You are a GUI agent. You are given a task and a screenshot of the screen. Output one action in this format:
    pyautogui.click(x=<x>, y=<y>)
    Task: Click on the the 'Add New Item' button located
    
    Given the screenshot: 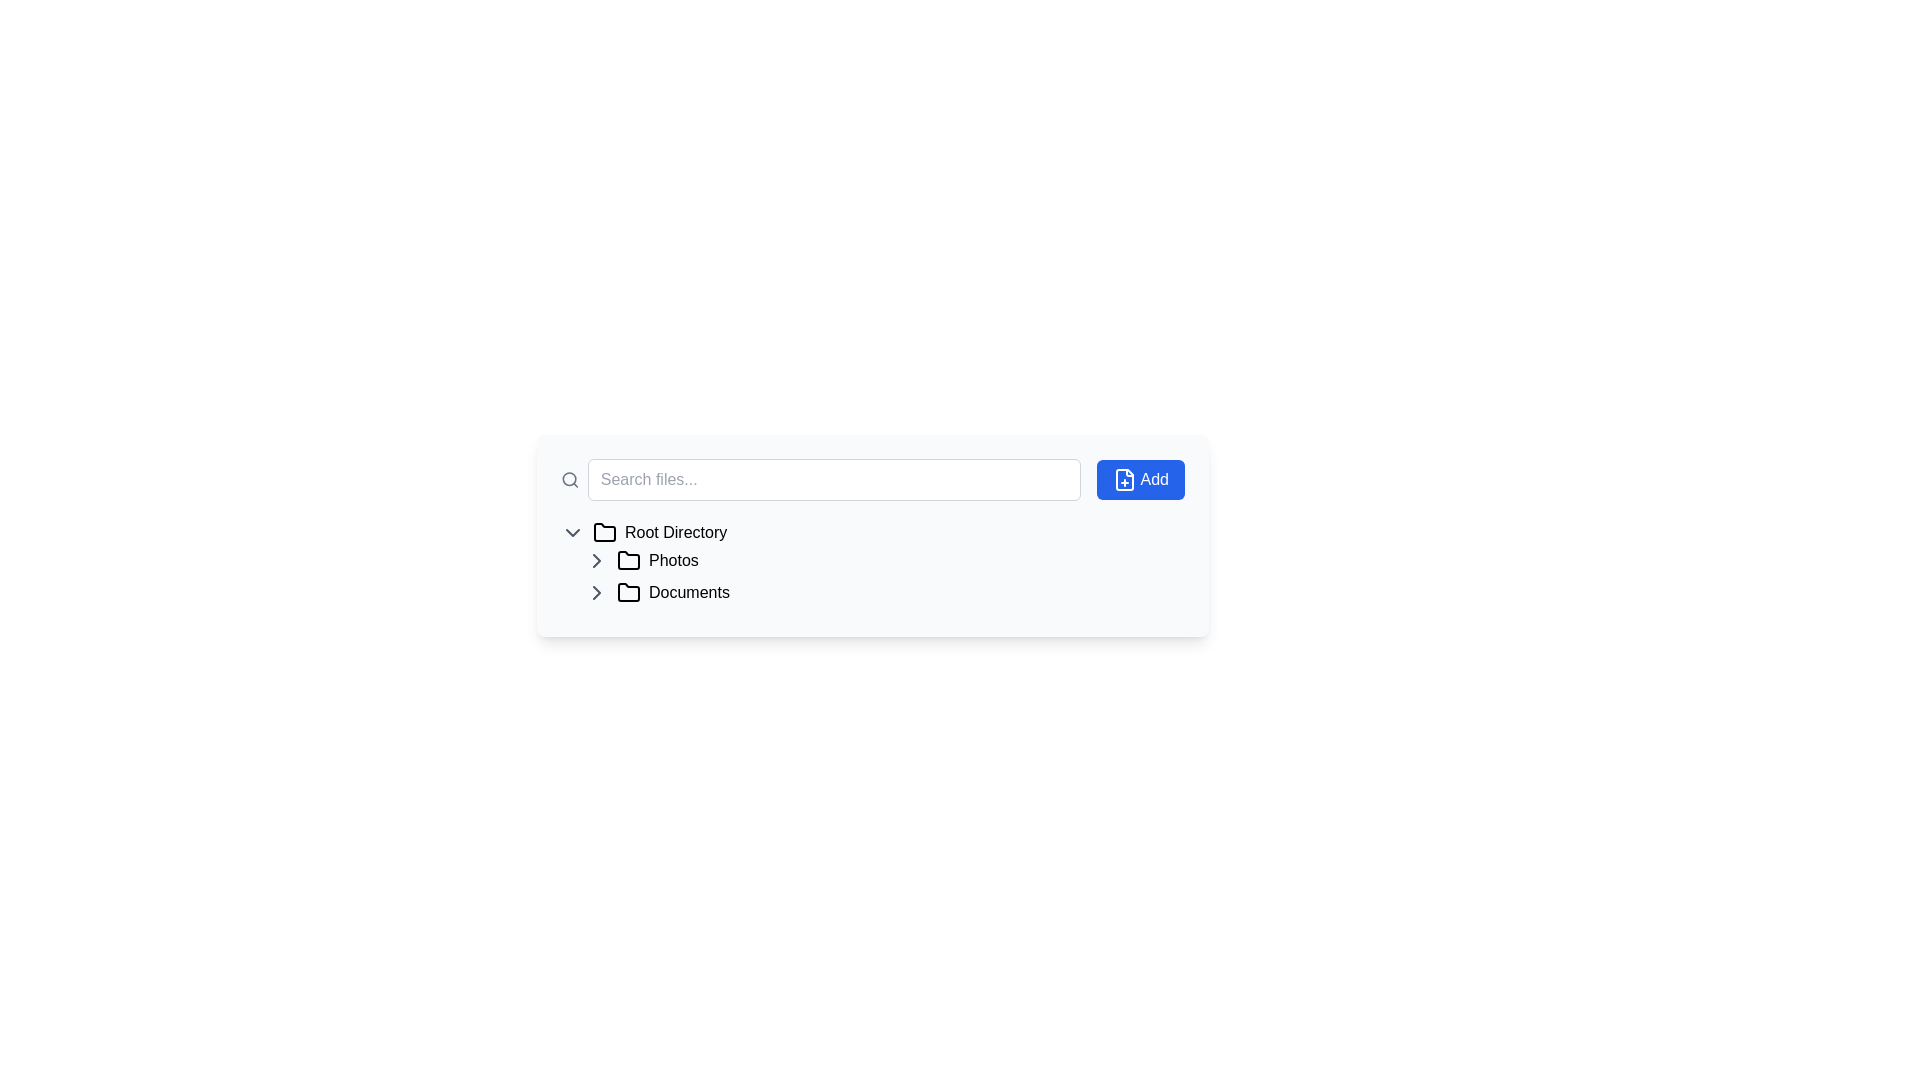 What is the action you would take?
    pyautogui.click(x=1140, y=479)
    